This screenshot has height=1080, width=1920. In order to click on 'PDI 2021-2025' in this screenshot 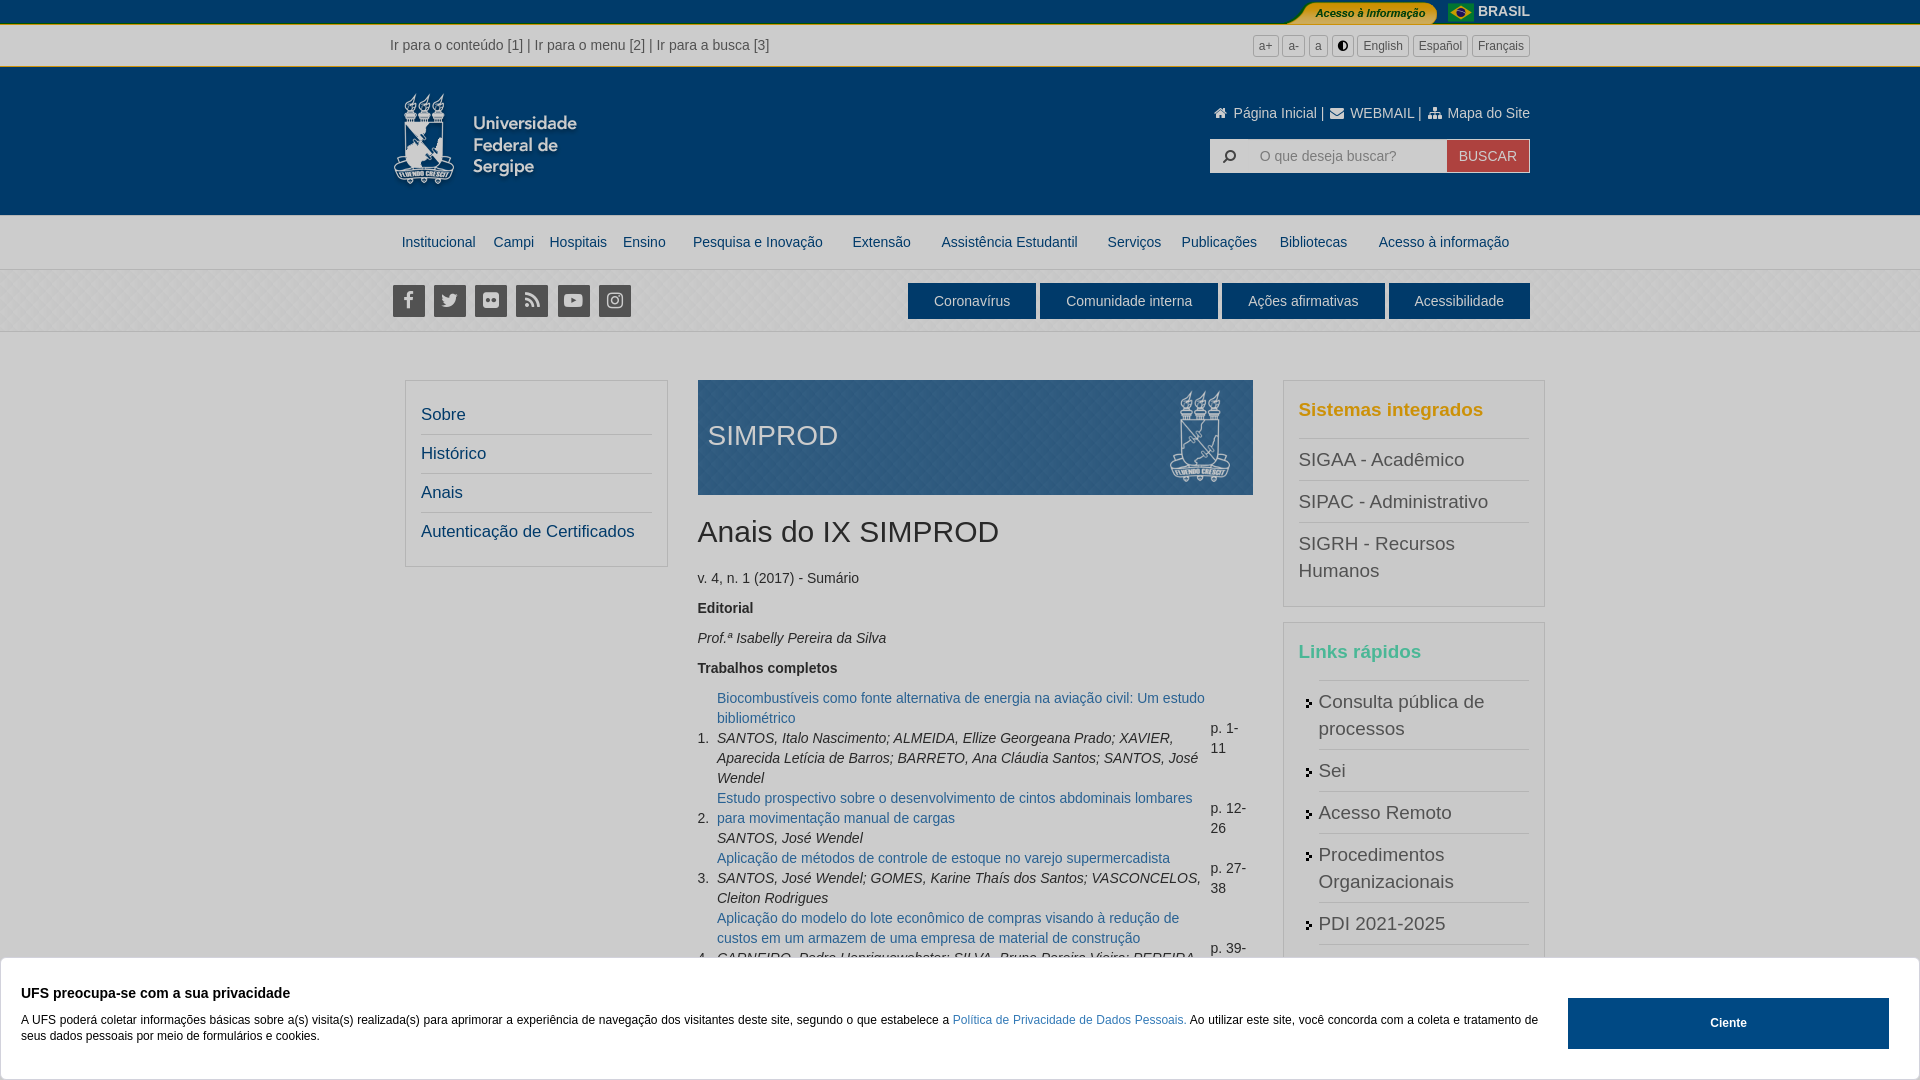, I will do `click(1380, 923)`.